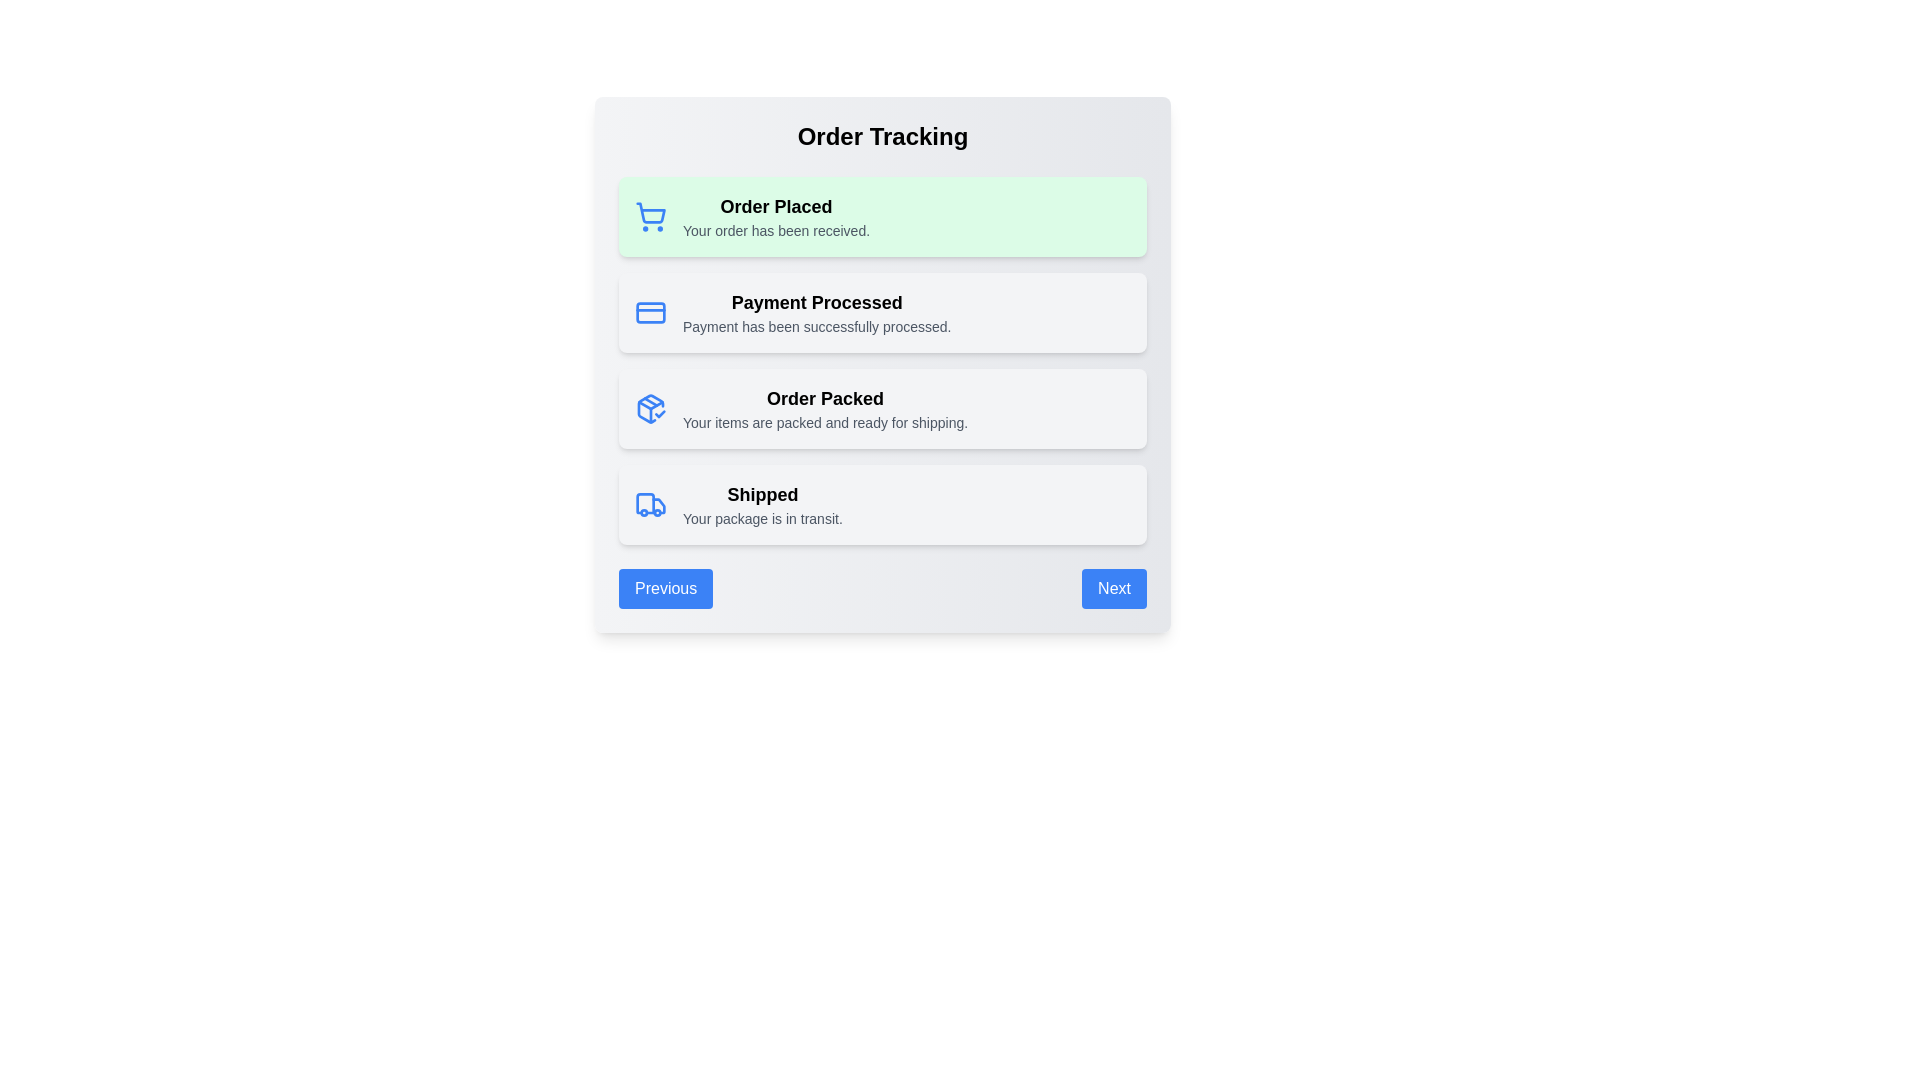 This screenshot has width=1920, height=1080. Describe the element at coordinates (761, 494) in the screenshot. I see `the bold text label that reads 'Shipped', which is styled with a large font size and dark color, located at the top of the fourth card in the 'Order Tracking' section` at that location.